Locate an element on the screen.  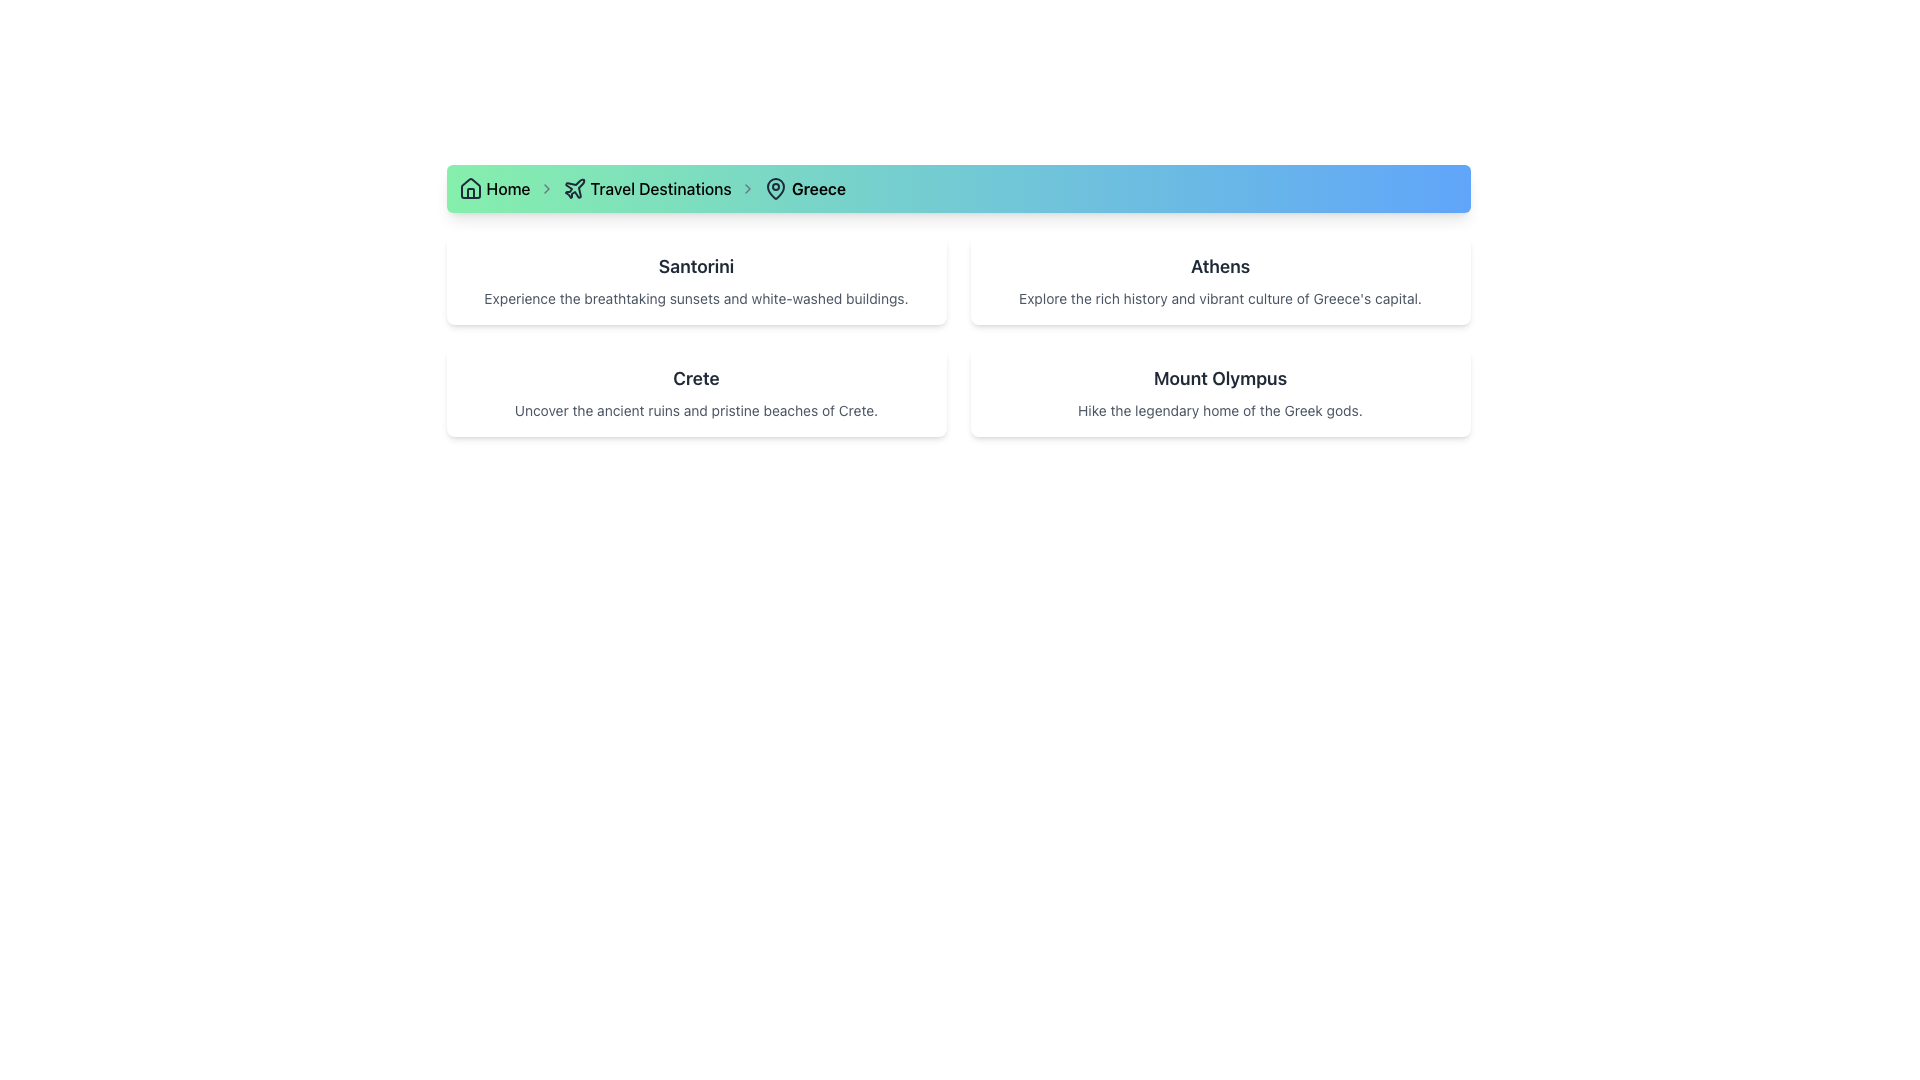
the informative card representing Crete, which is the third card in a 2x2 grid layout, located in the first column of the second row, under the 'Santorini' card and to the left of the 'Mount Olympus' card is located at coordinates (696, 393).